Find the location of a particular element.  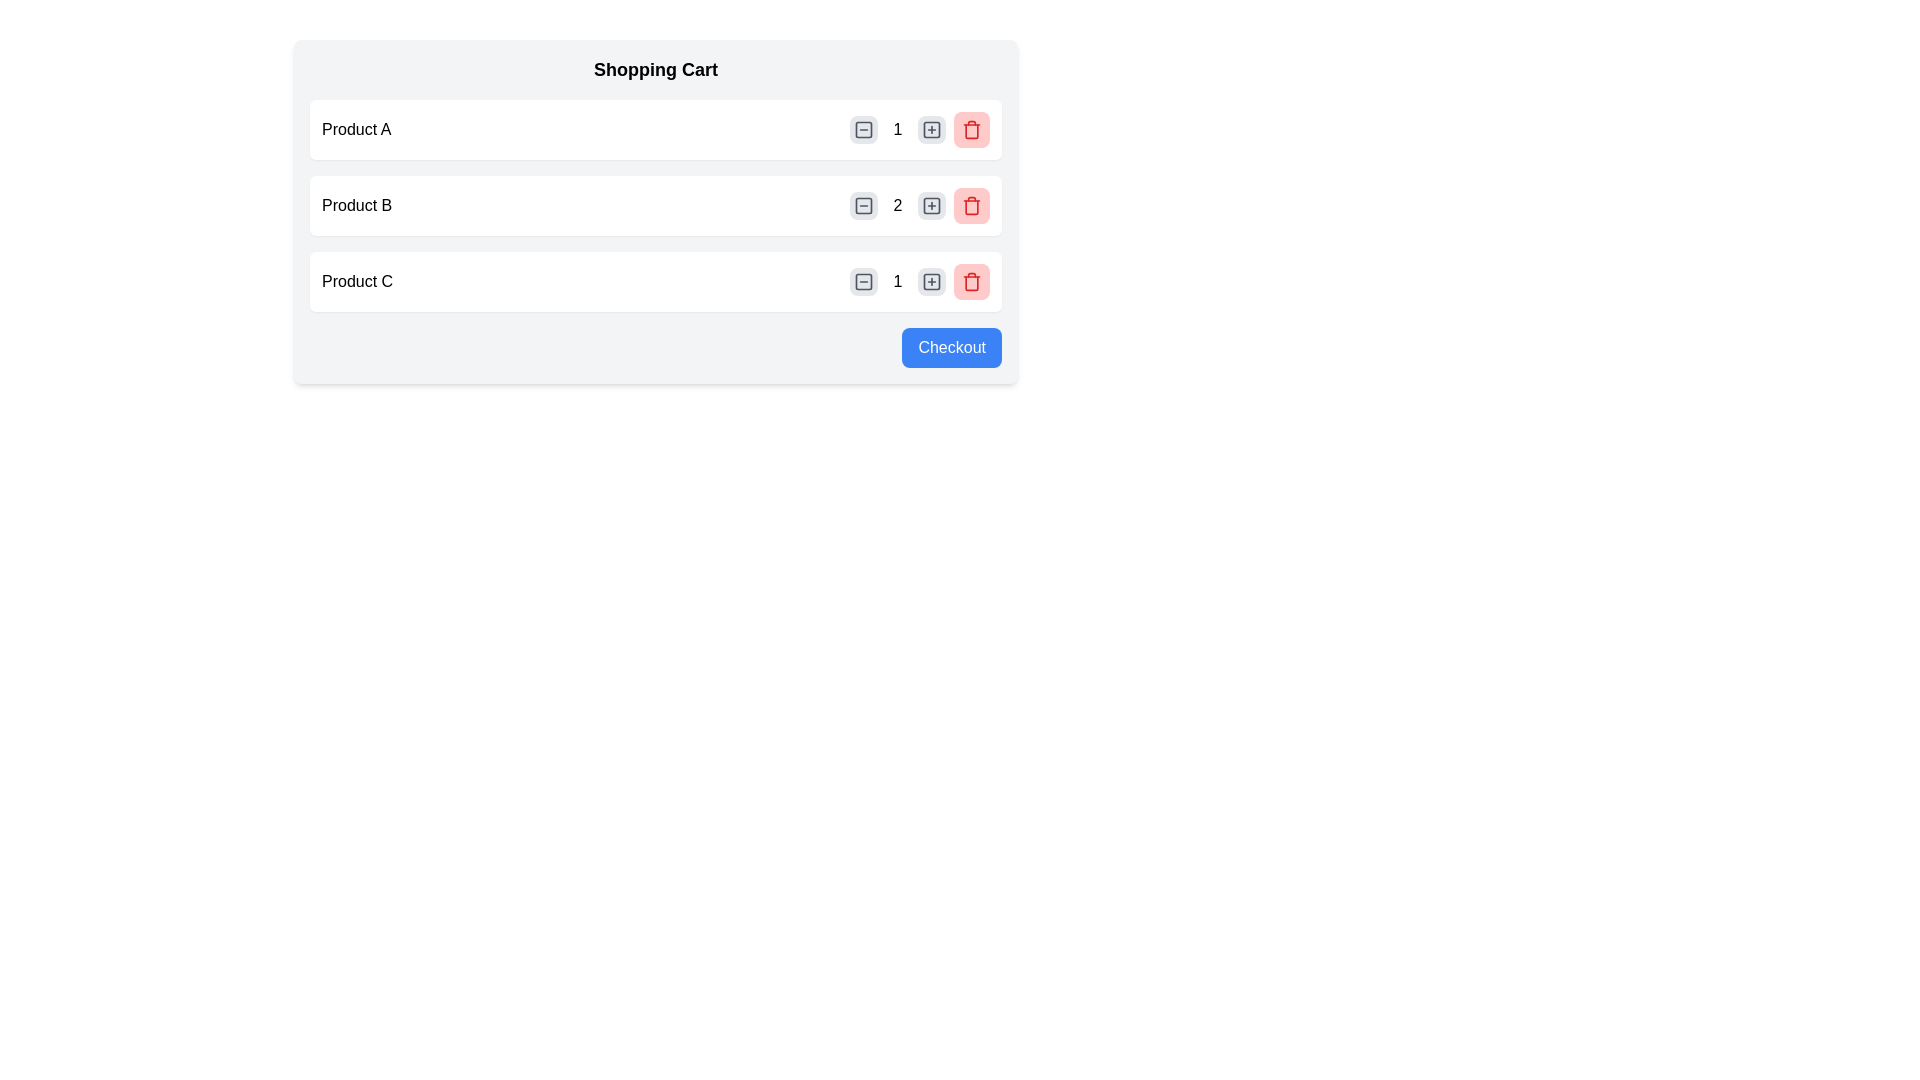

the Icon button with a centered minus sign in the shopping cart interface for 'Product B' is located at coordinates (864, 205).